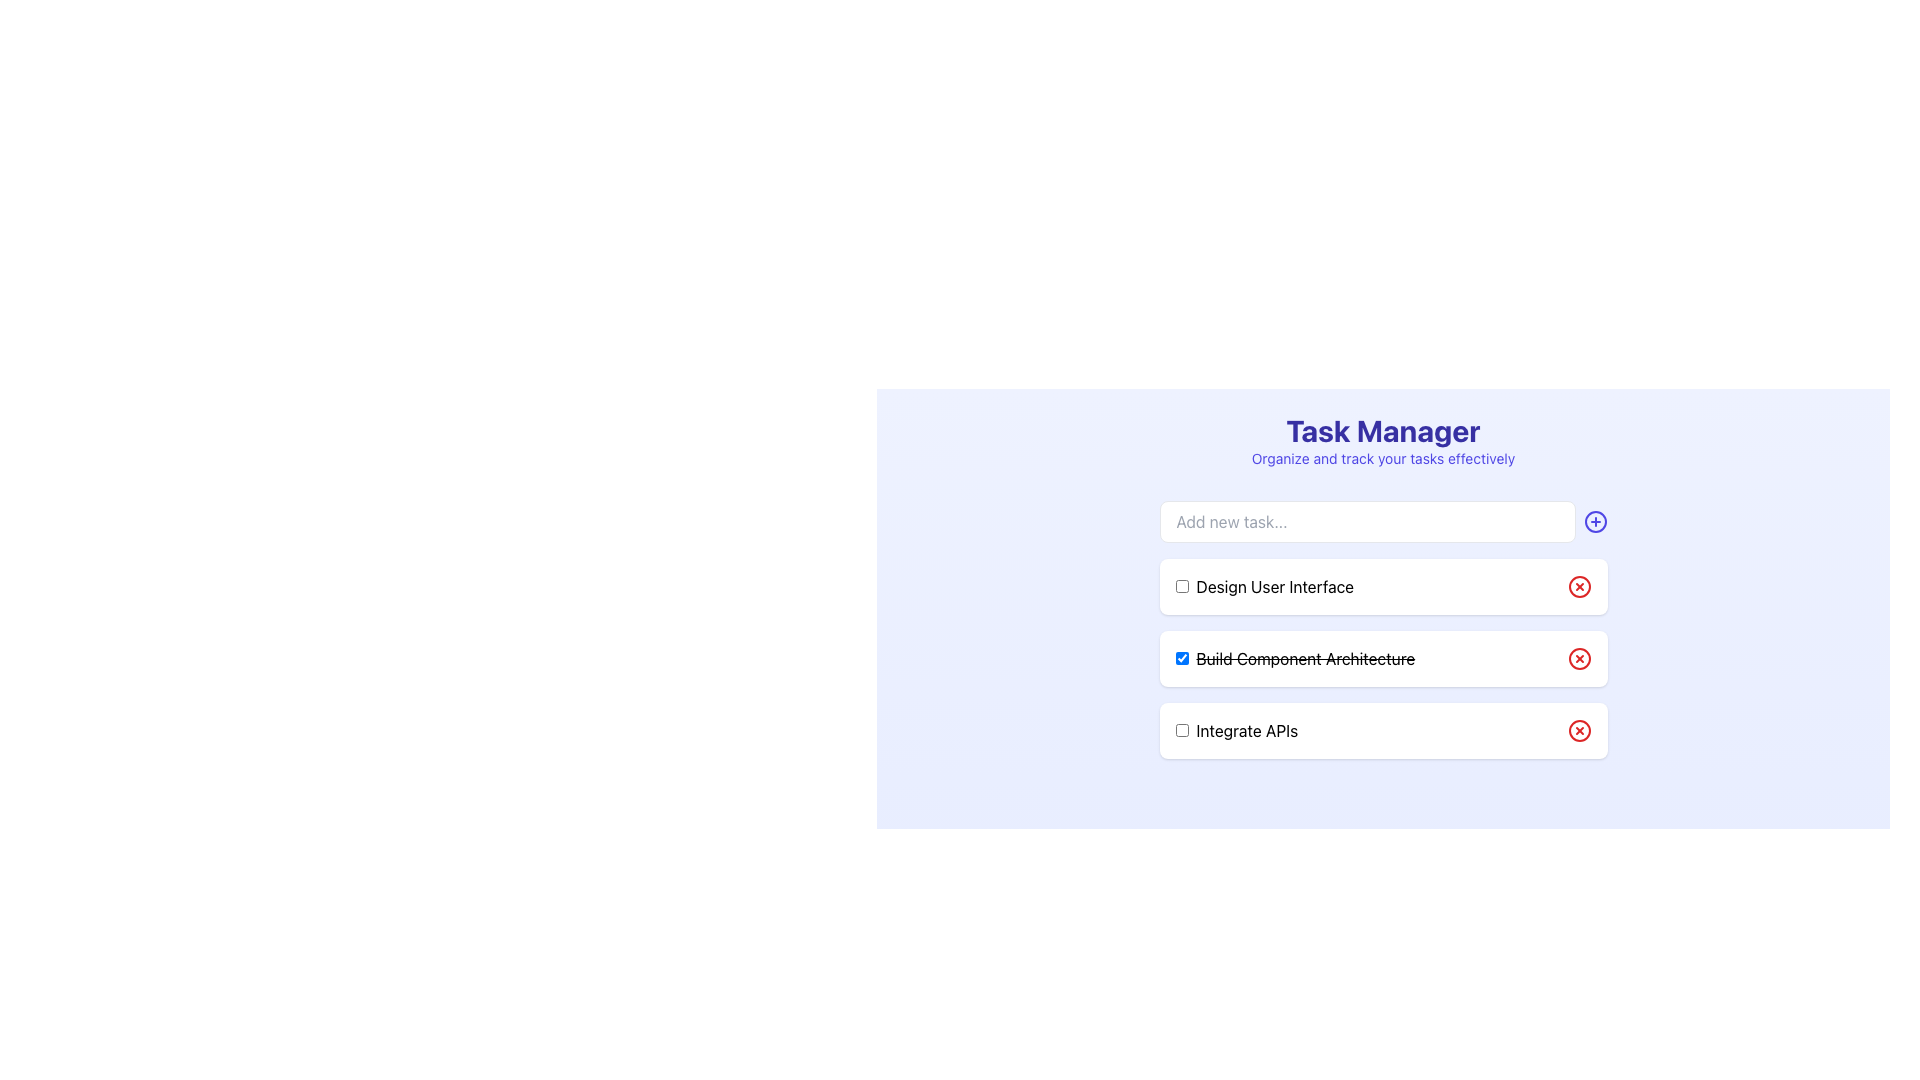  What do you see at coordinates (1181, 658) in the screenshot?
I see `the checkbox for the task 'Build Component Architecture'` at bounding box center [1181, 658].